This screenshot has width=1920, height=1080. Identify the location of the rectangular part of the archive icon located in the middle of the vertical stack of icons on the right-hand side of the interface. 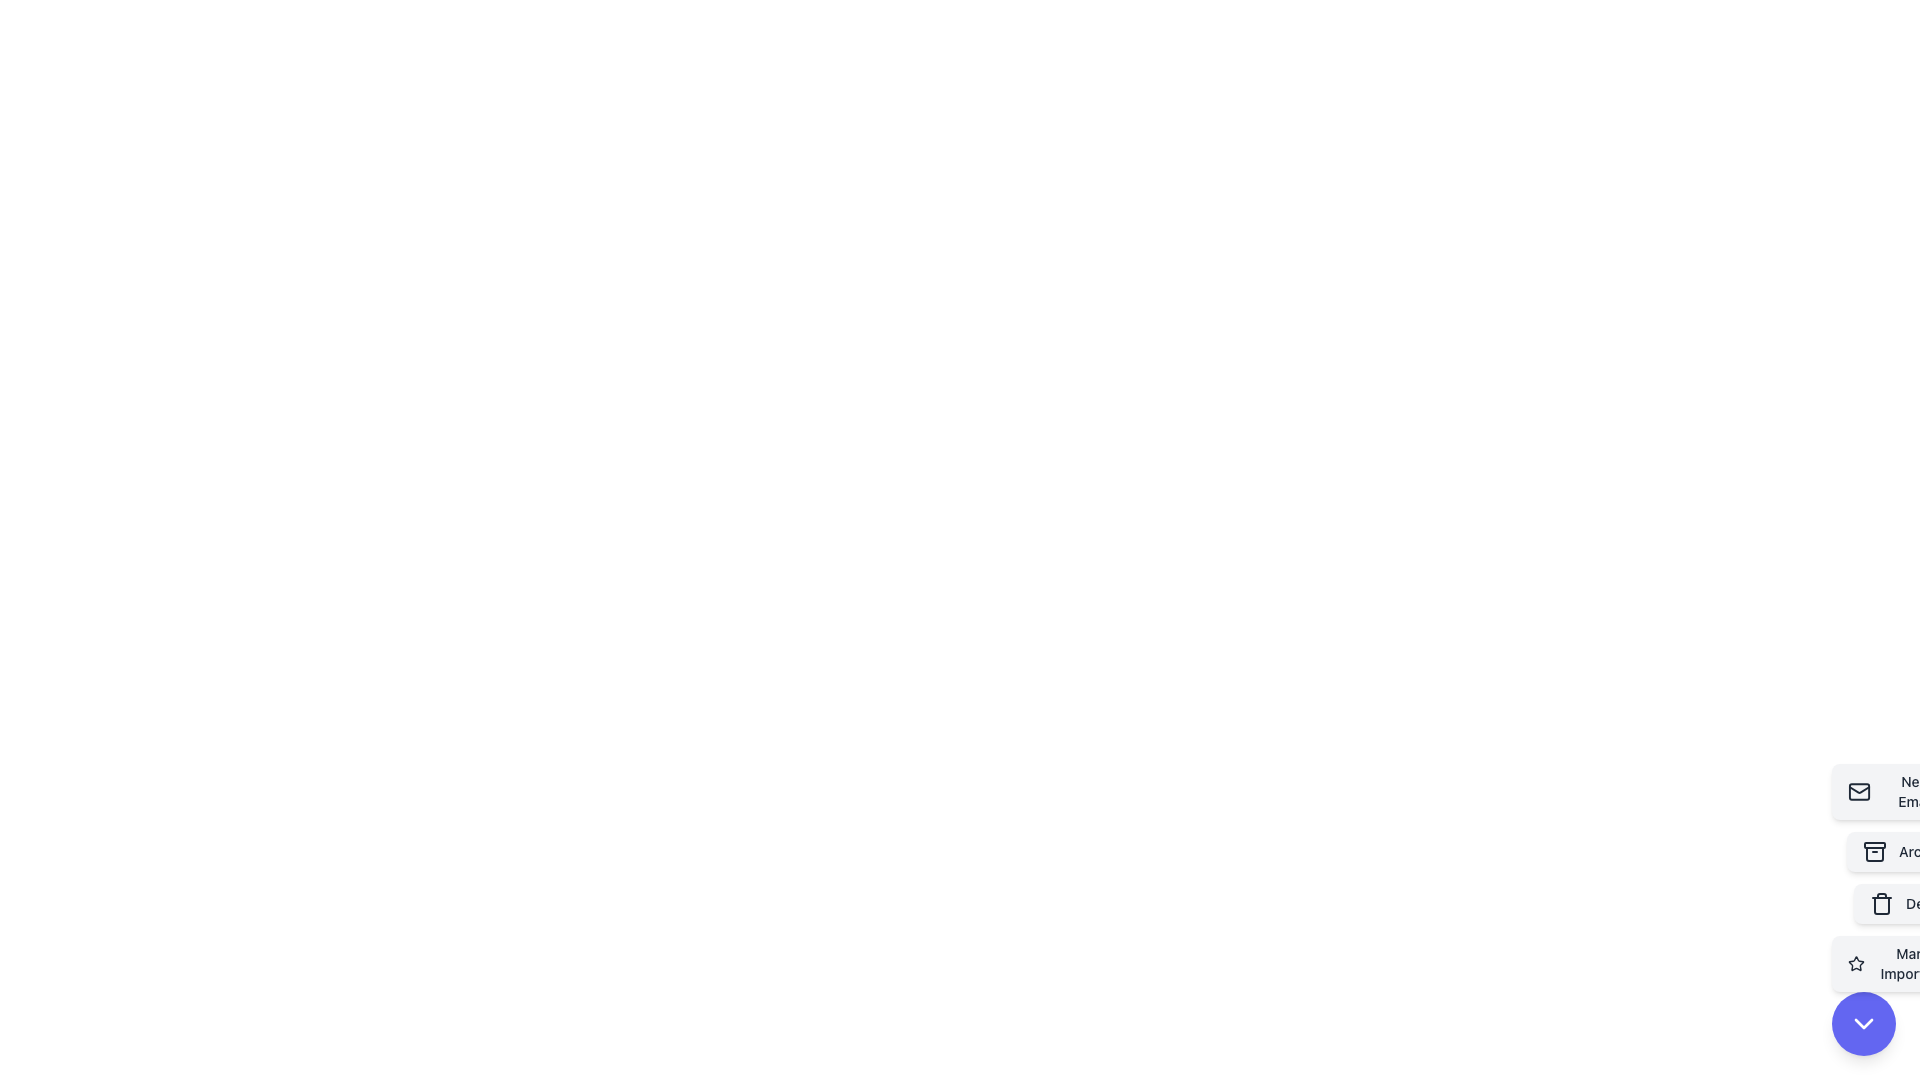
(1874, 845).